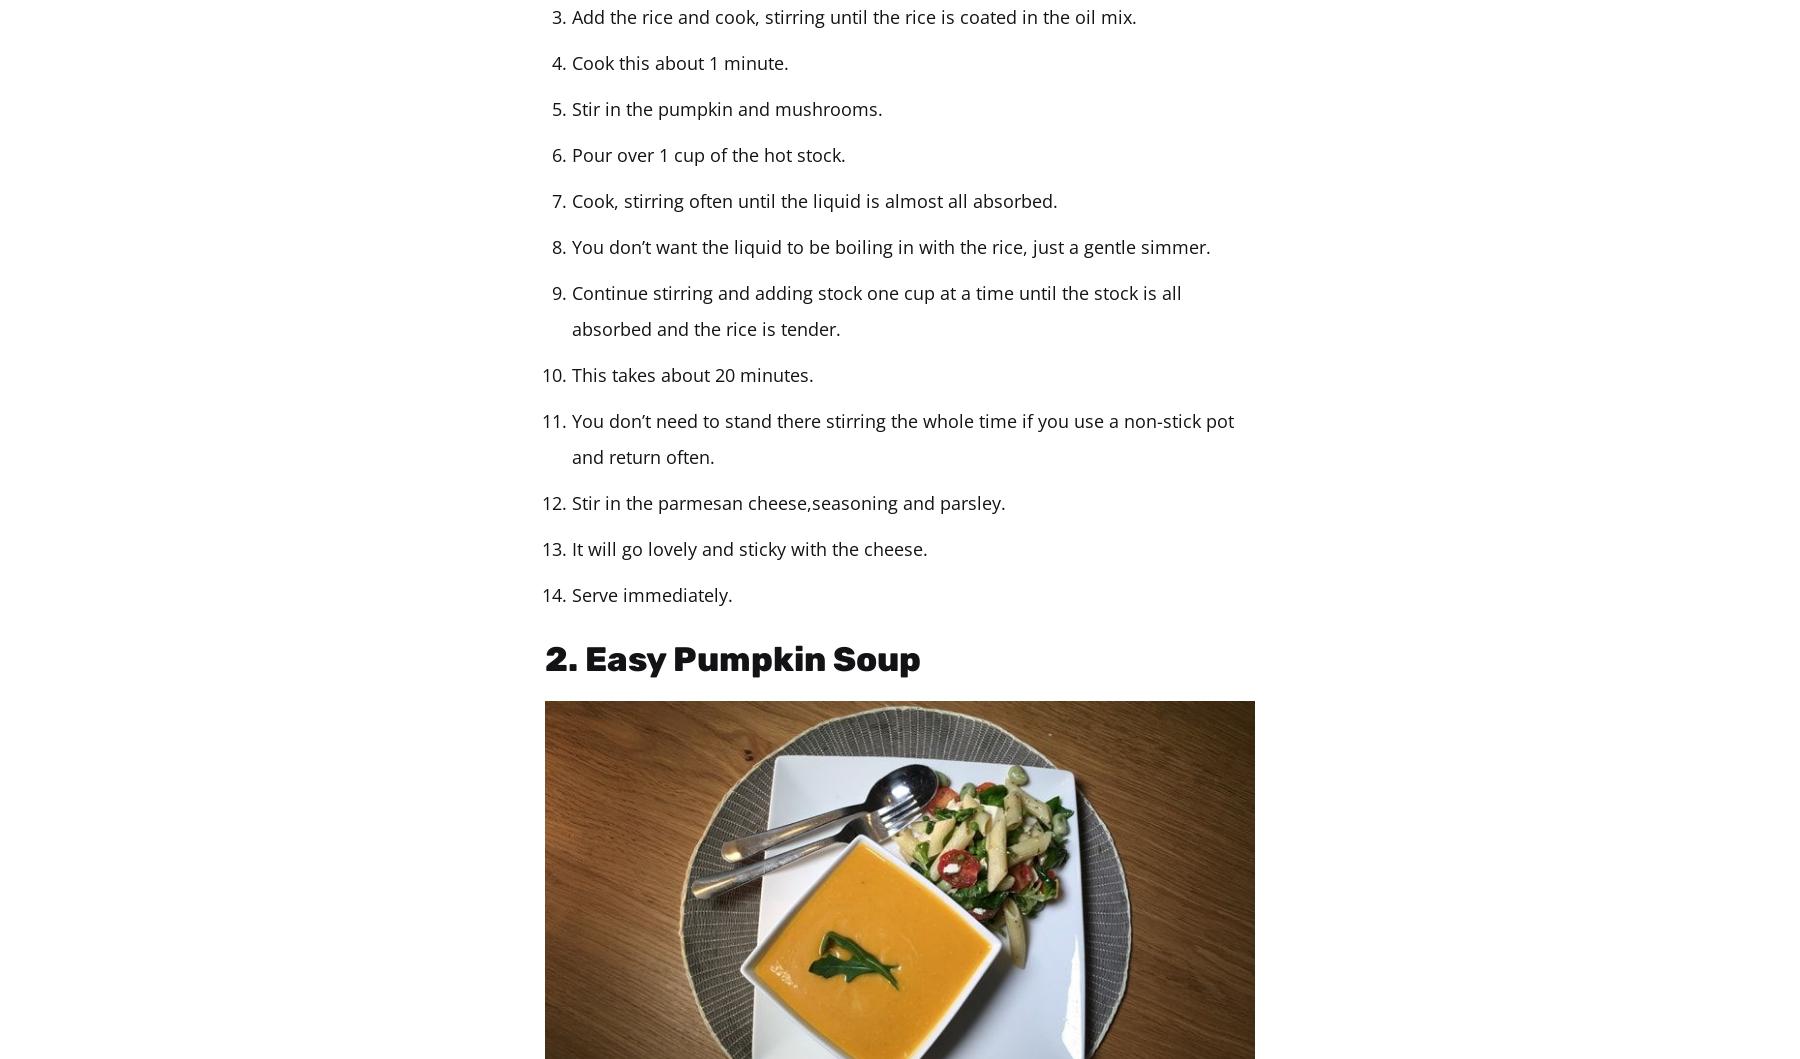 The height and width of the screenshot is (1059, 1800). I want to click on 'Cook this about 1 minute.', so click(679, 63).